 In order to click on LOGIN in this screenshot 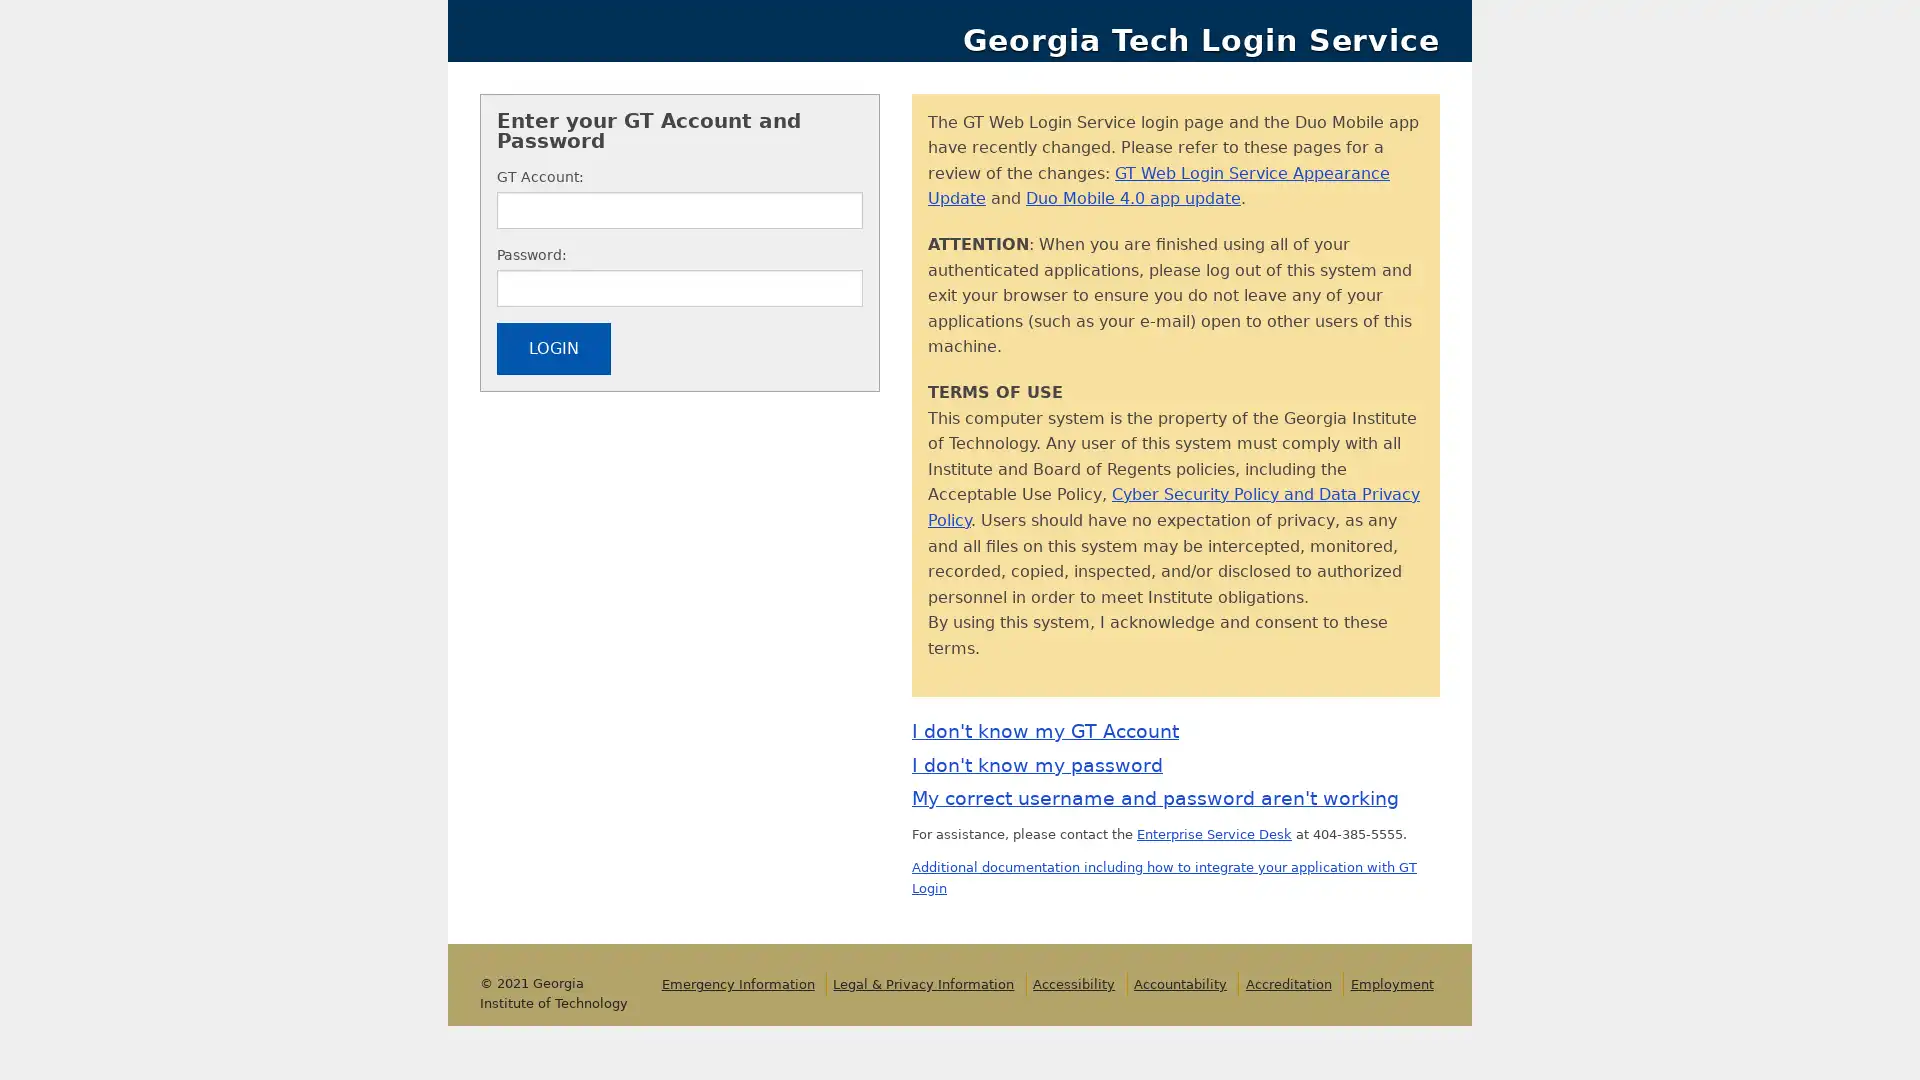, I will do `click(553, 370)`.